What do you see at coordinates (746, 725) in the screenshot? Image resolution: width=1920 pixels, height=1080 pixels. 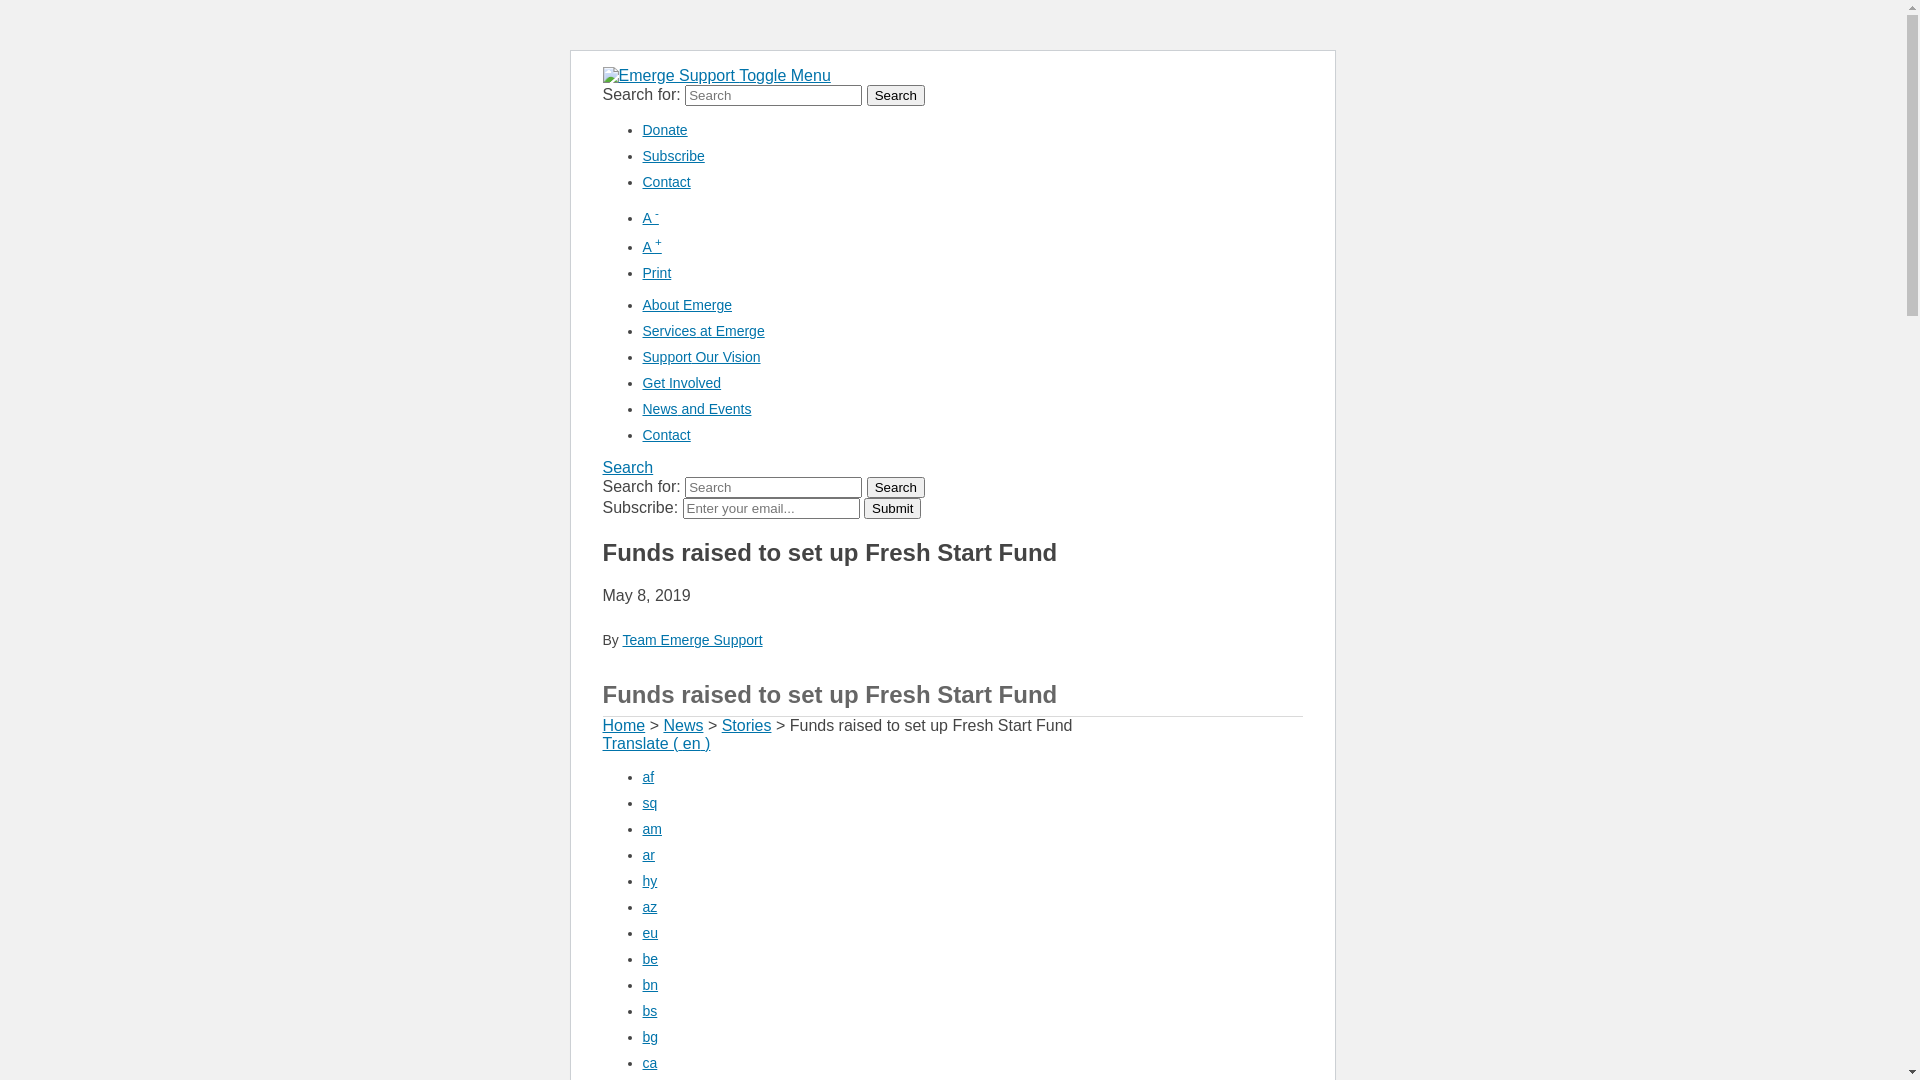 I see `'Stories'` at bounding box center [746, 725].